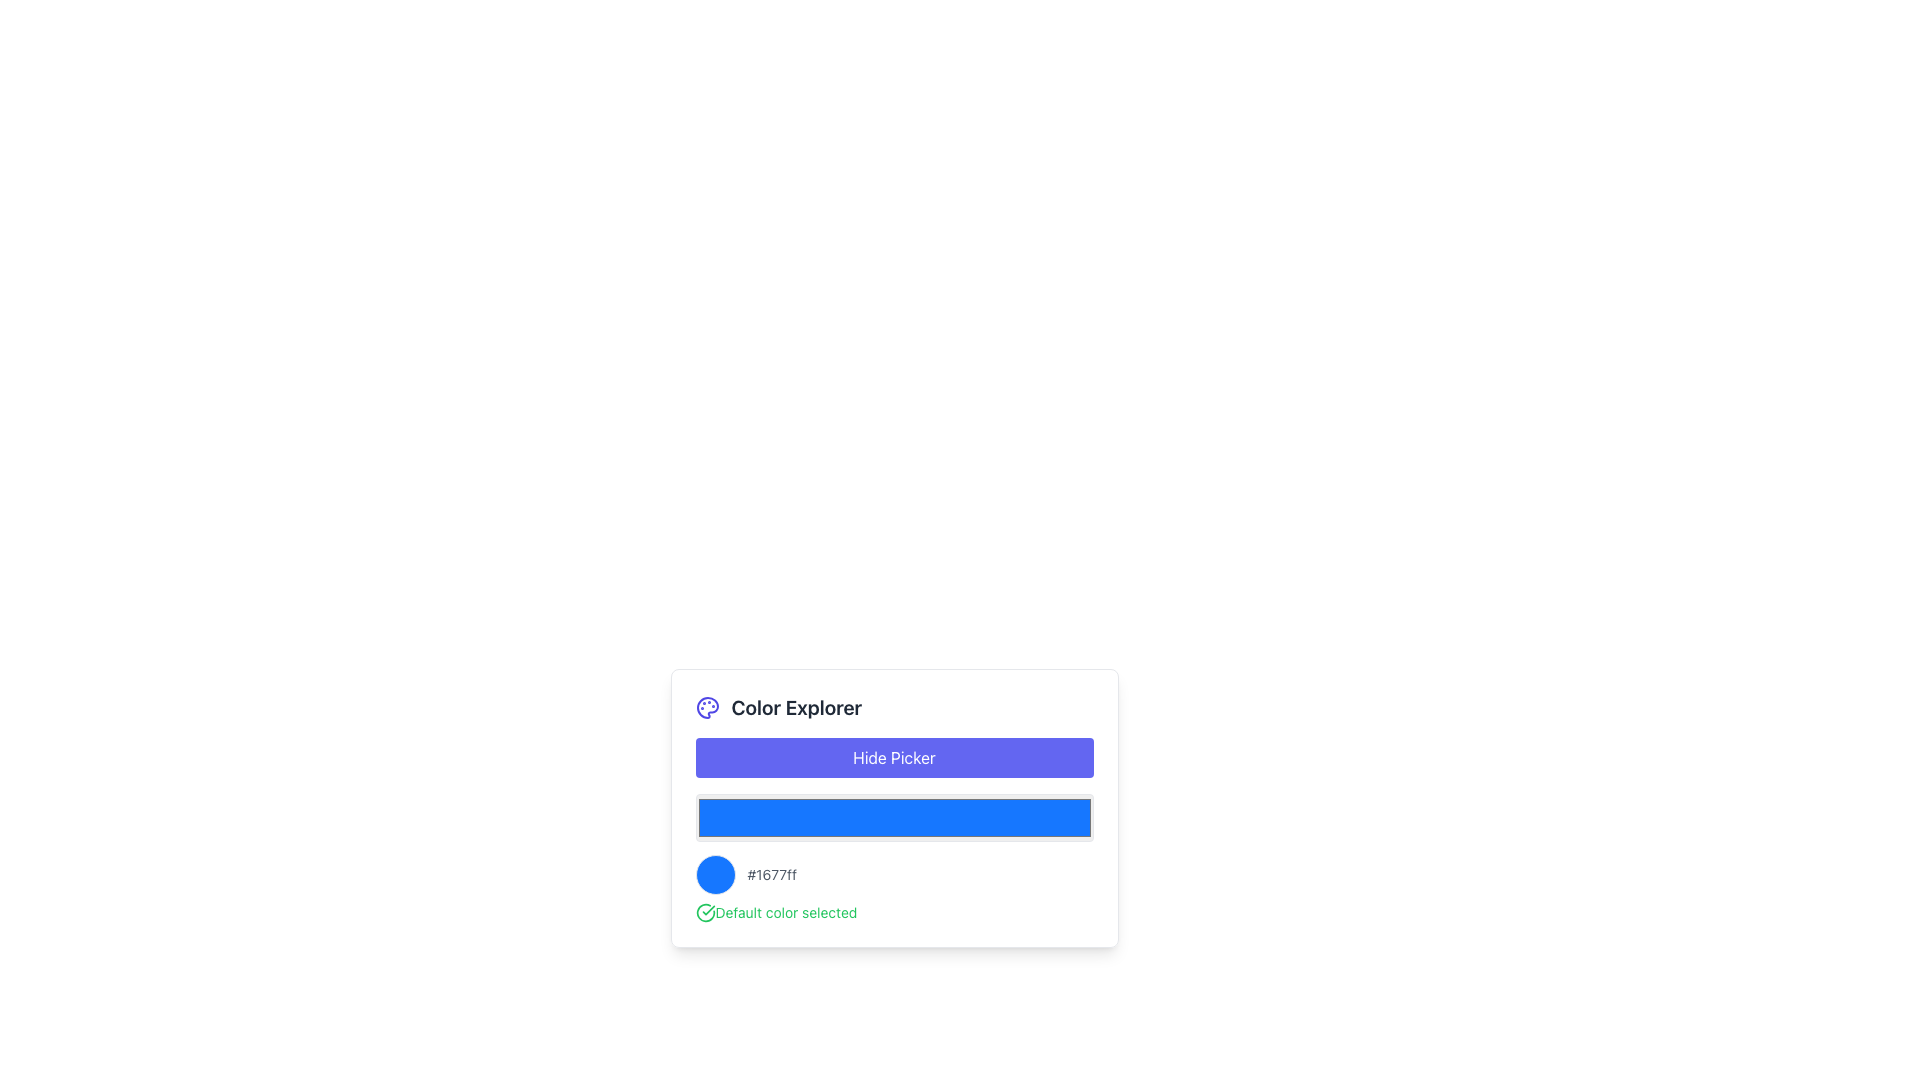 This screenshot has width=1920, height=1080. I want to click on the circular checkmark icon styled with a thin green stroke, located to the left of the 'Default color selected' text, so click(705, 913).